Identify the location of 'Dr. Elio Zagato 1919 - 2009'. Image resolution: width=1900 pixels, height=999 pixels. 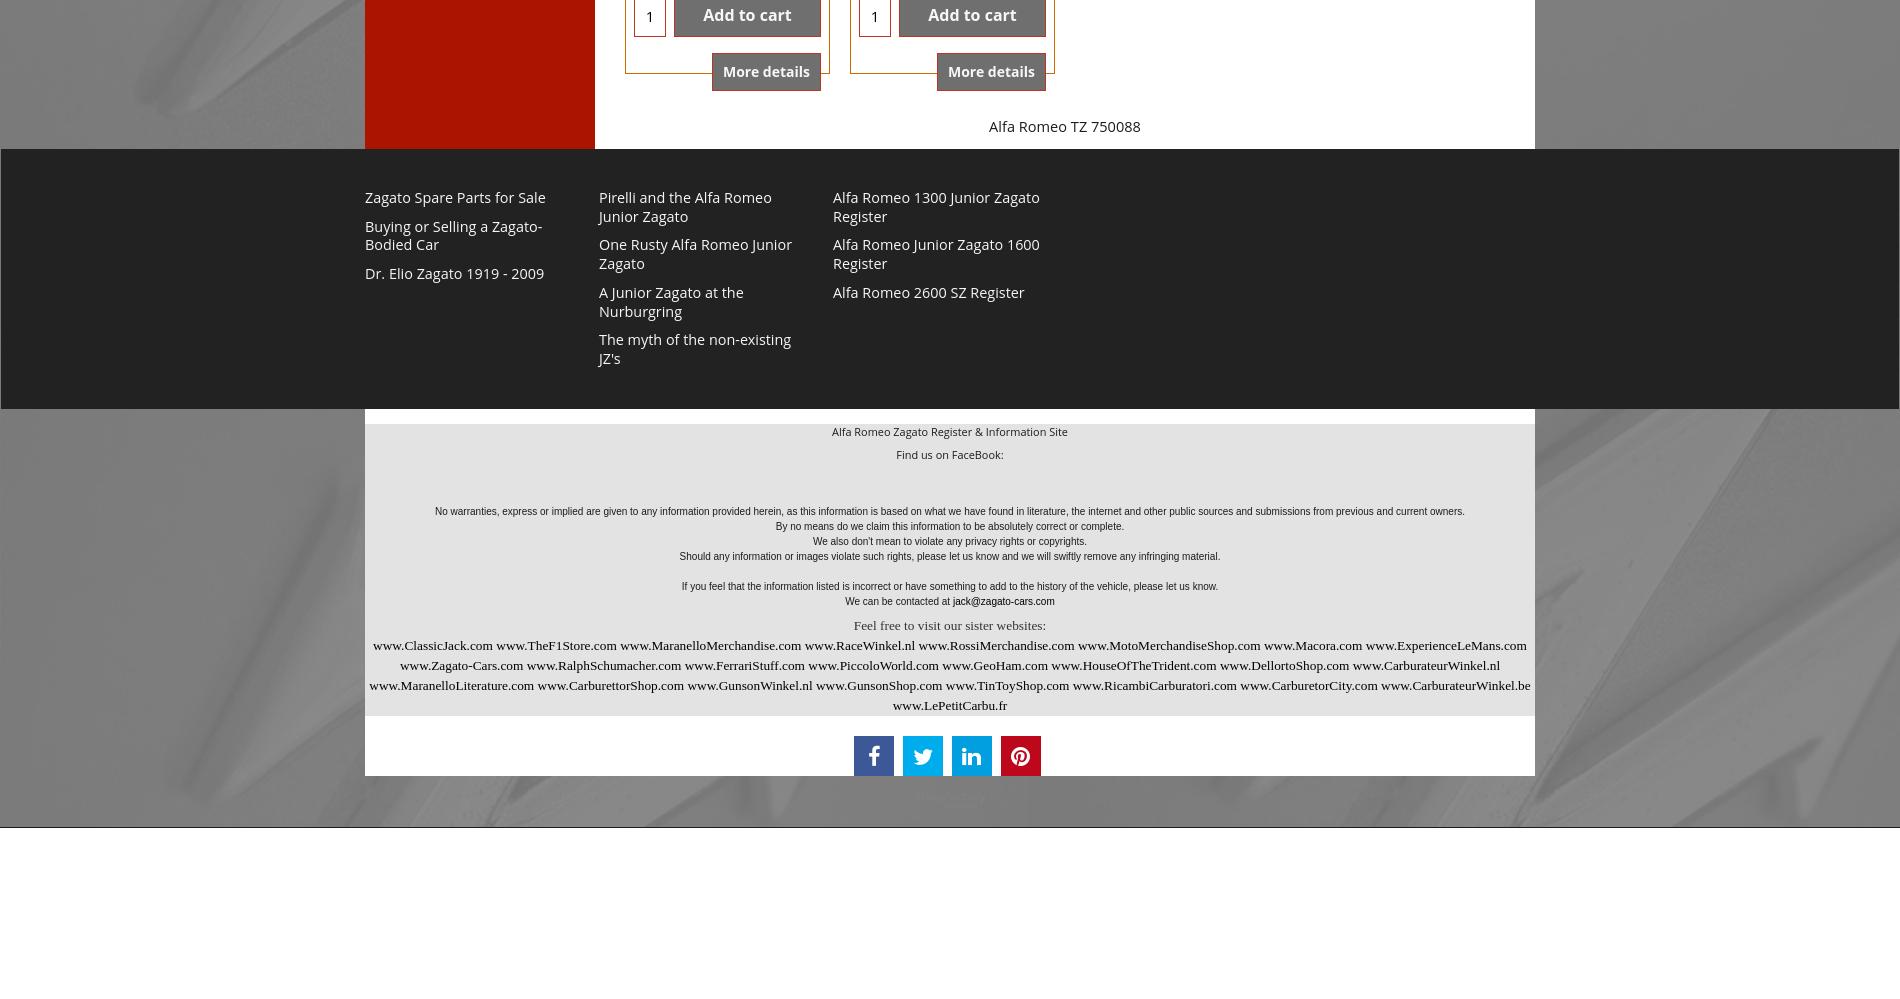
(453, 273).